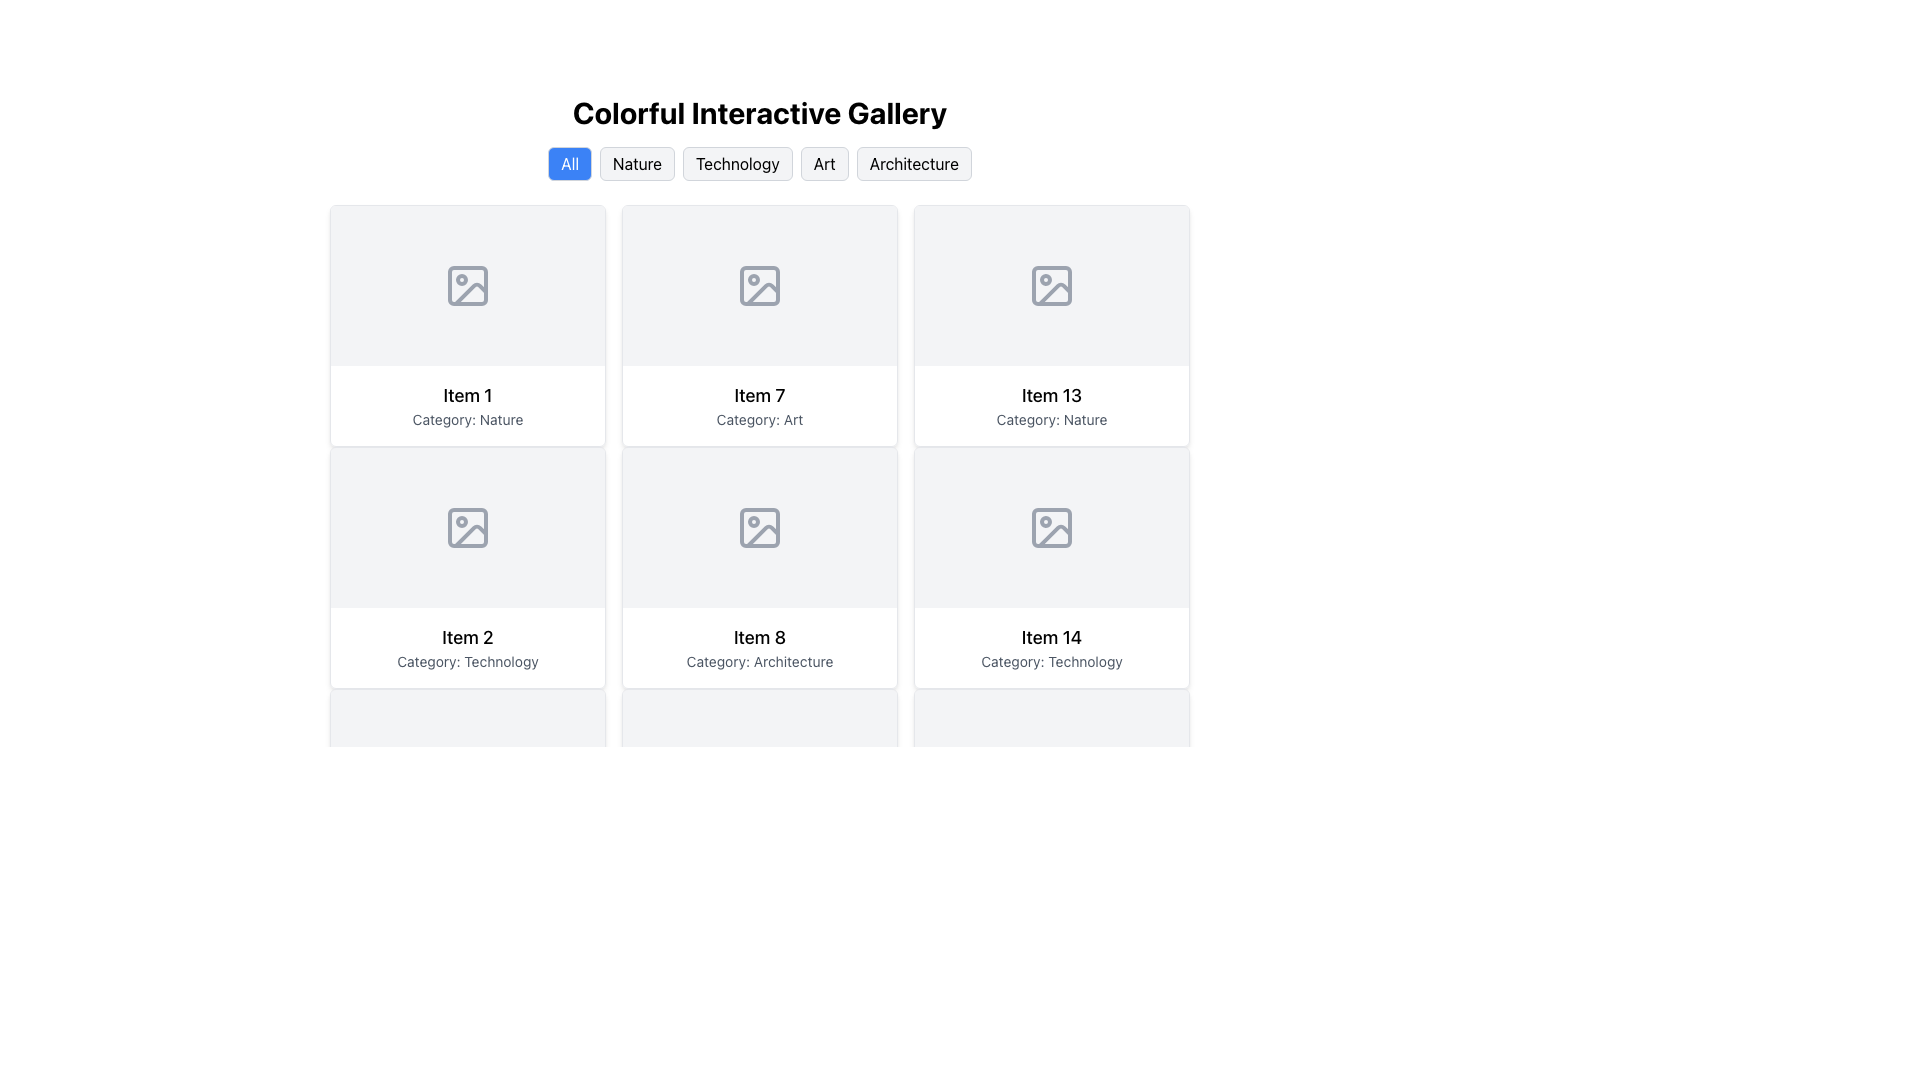 The image size is (1920, 1080). Describe the element at coordinates (758, 285) in the screenshot. I see `the image placeholder located in the center position of the second row of the grid, which serves as a placeholder for an item labeled 'Item 7 - Category: Art'` at that location.